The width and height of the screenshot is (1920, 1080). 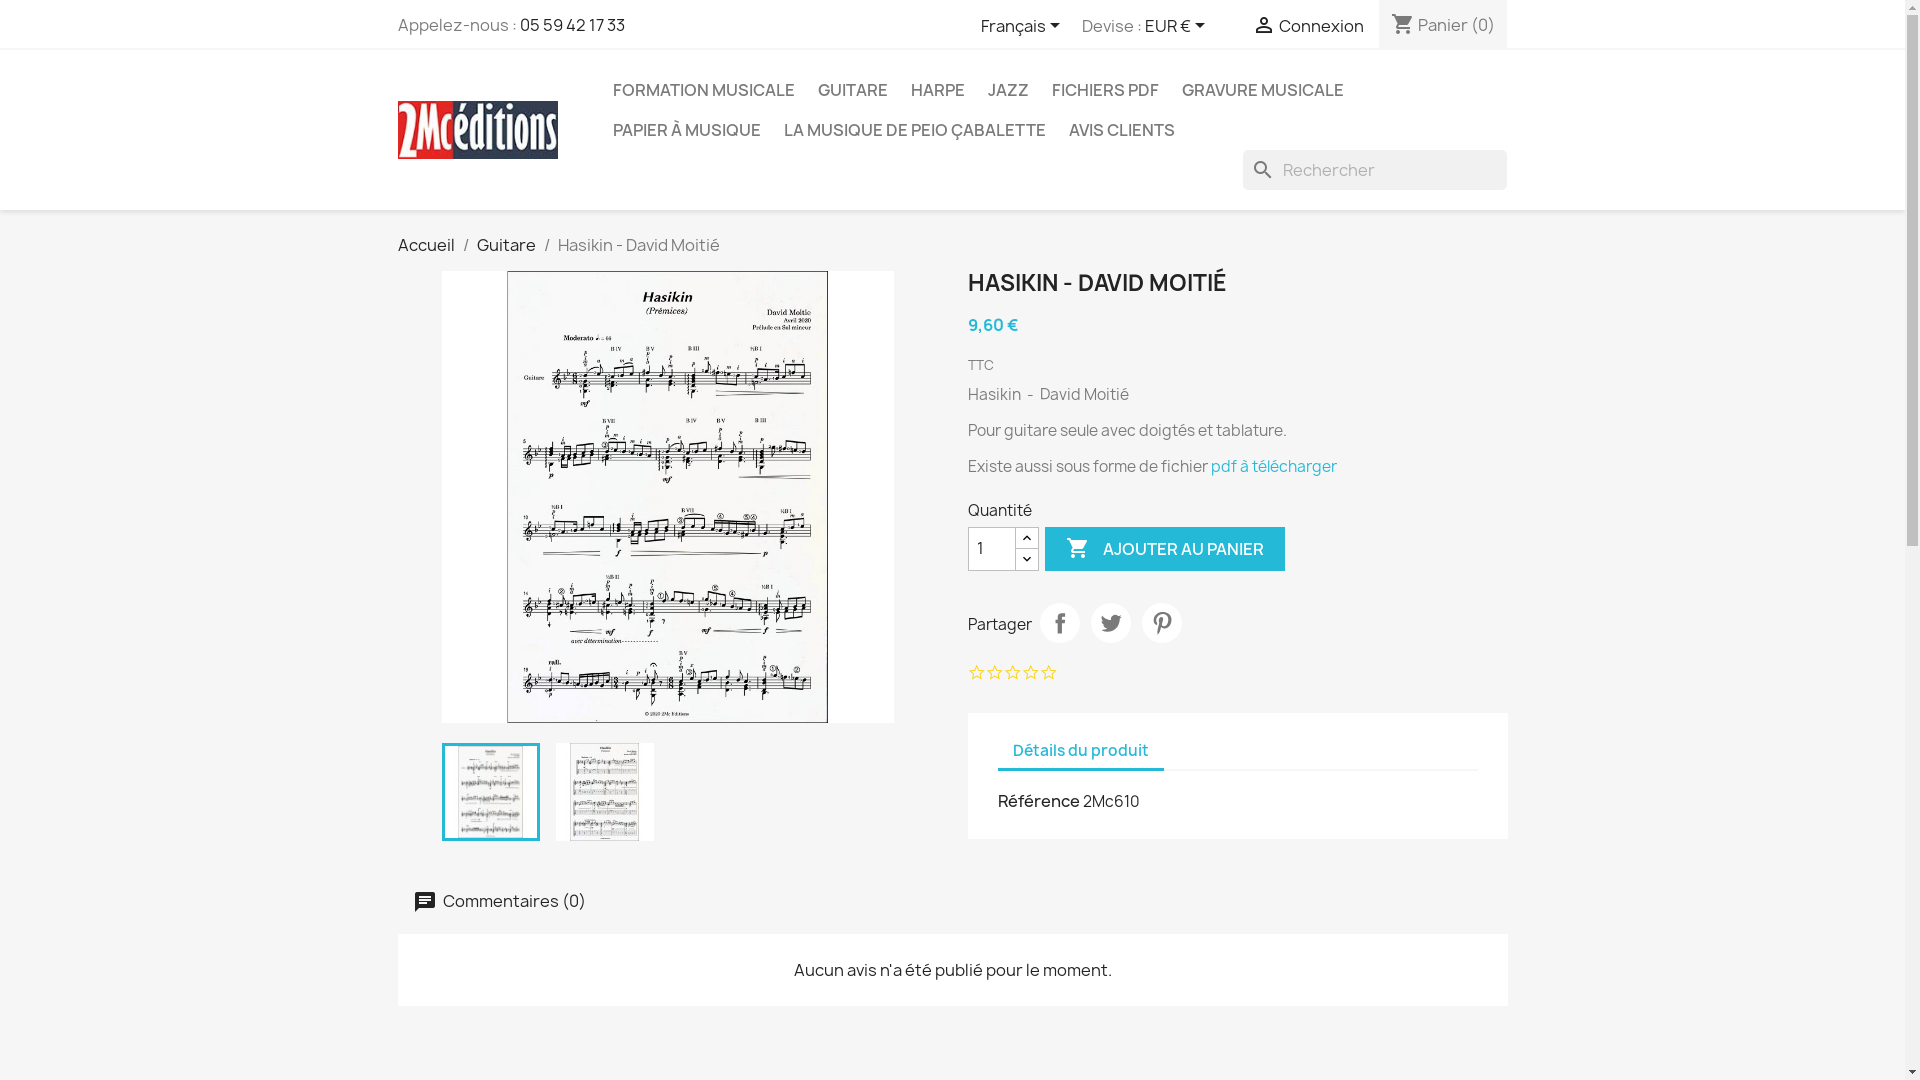 I want to click on 'FORMATION MUSICALE', so click(x=702, y=88).